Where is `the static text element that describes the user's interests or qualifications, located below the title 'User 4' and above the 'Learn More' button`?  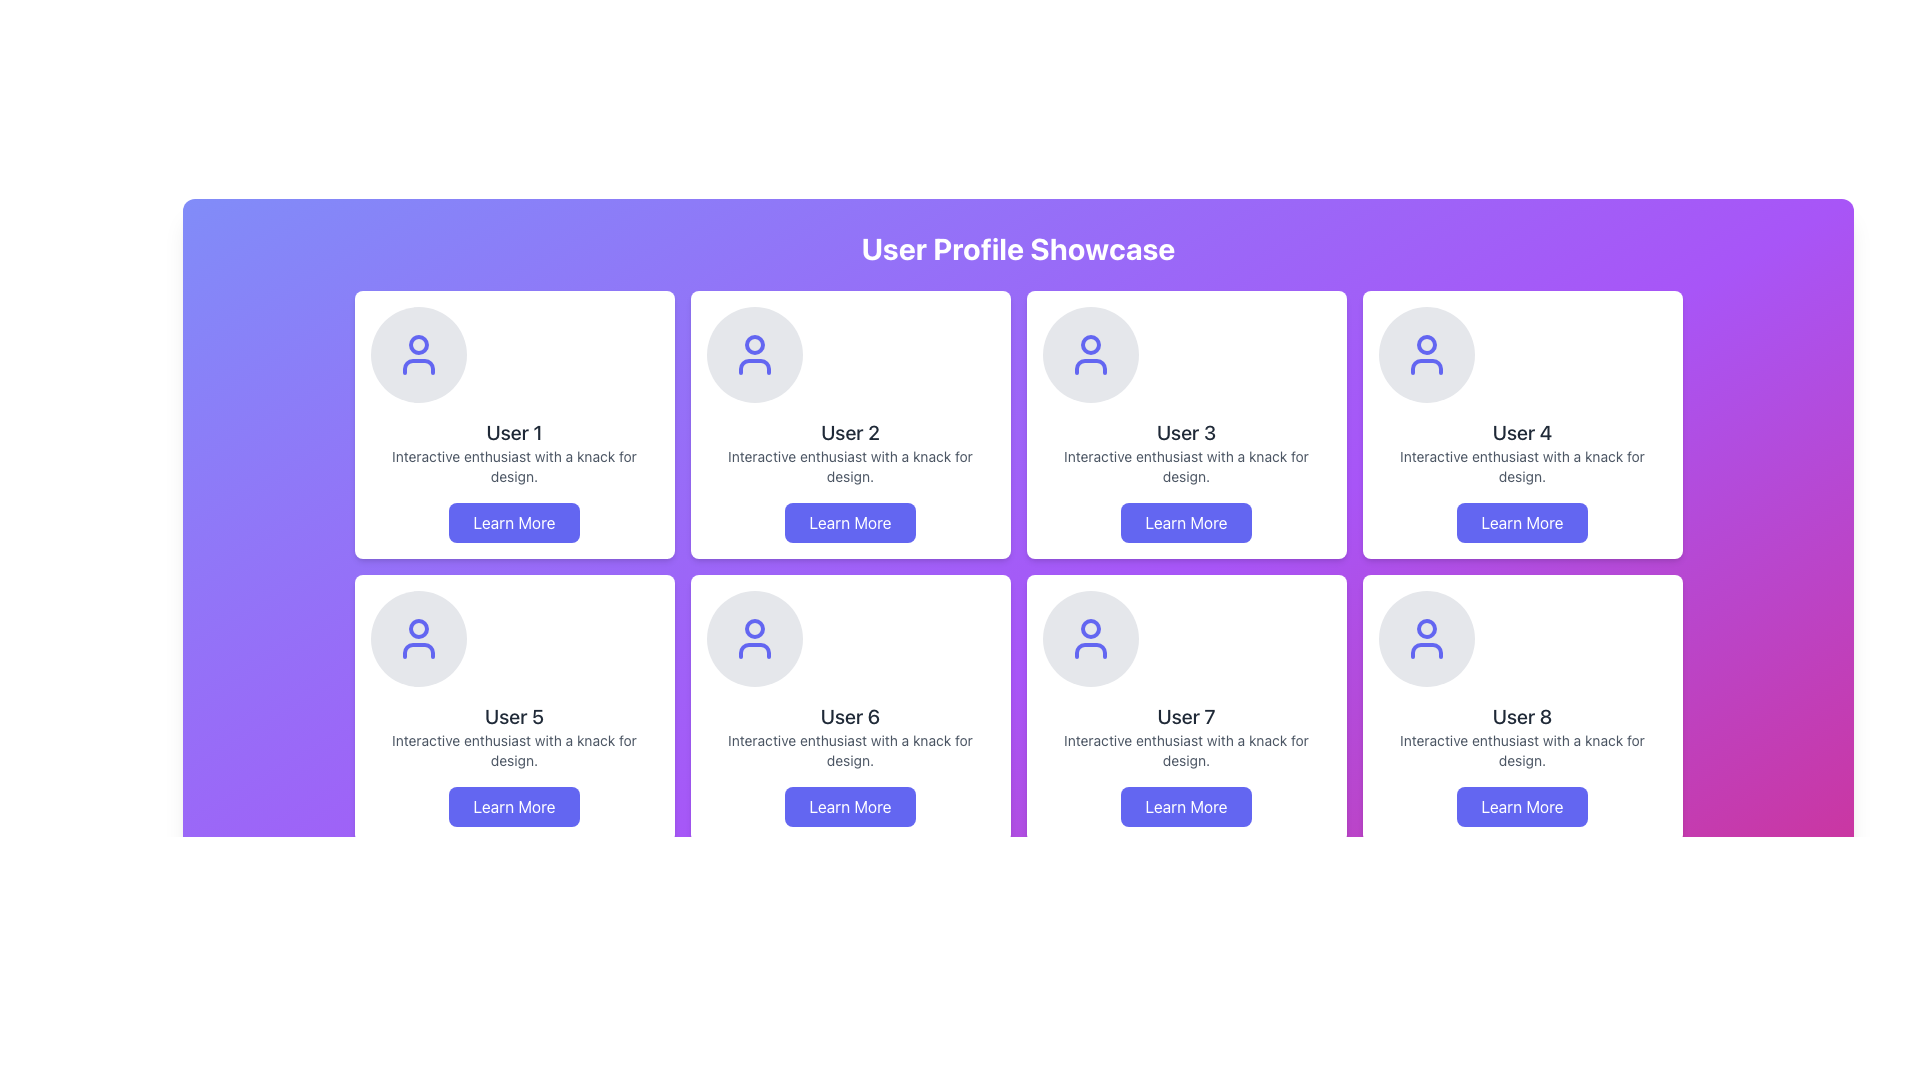
the static text element that describes the user's interests or qualifications, located below the title 'User 4' and above the 'Learn More' button is located at coordinates (1521, 466).